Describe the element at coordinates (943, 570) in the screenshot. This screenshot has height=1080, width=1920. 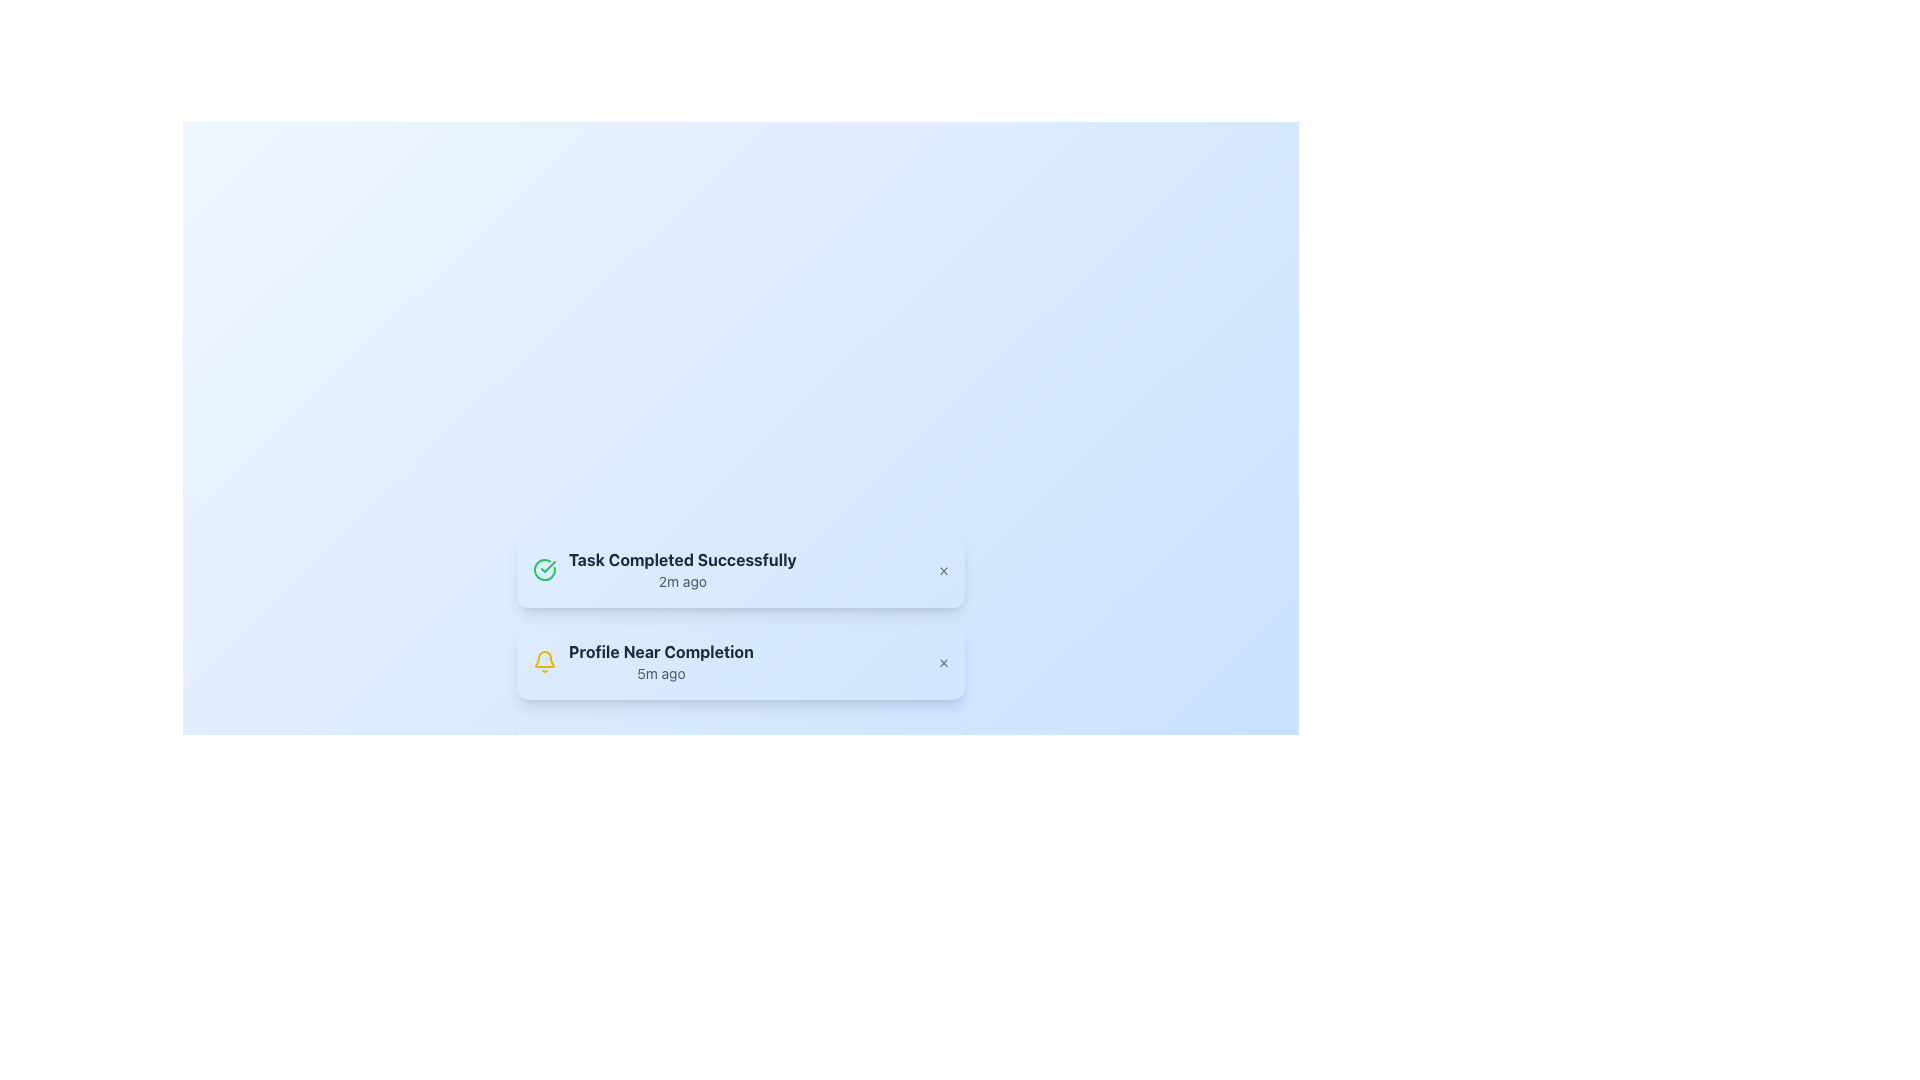
I see `the Close Button represented by an '×' character in gray color located at the top-right corner of the notification box titled 'Task Completed Successfully'` at that location.